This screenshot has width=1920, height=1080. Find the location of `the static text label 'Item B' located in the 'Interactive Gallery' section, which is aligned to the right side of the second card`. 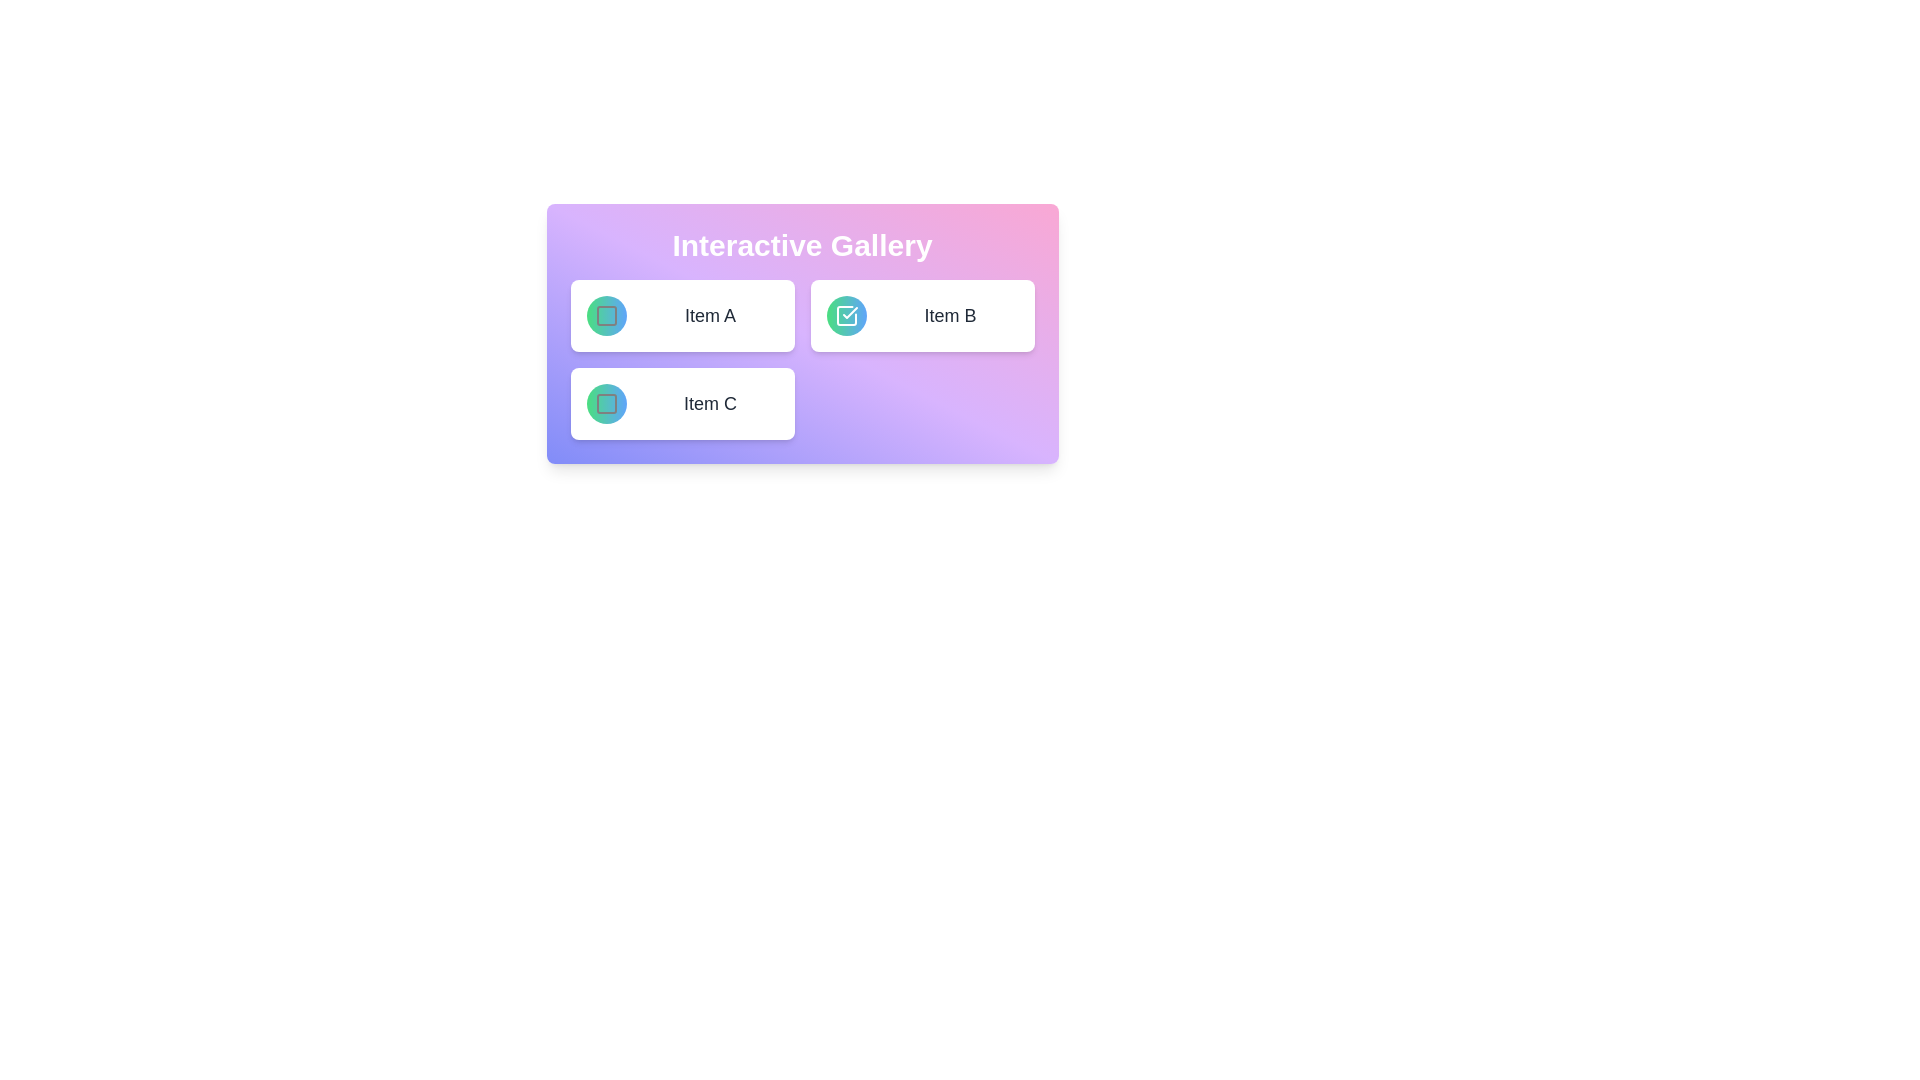

the static text label 'Item B' located in the 'Interactive Gallery' section, which is aligned to the right side of the second card is located at coordinates (949, 315).